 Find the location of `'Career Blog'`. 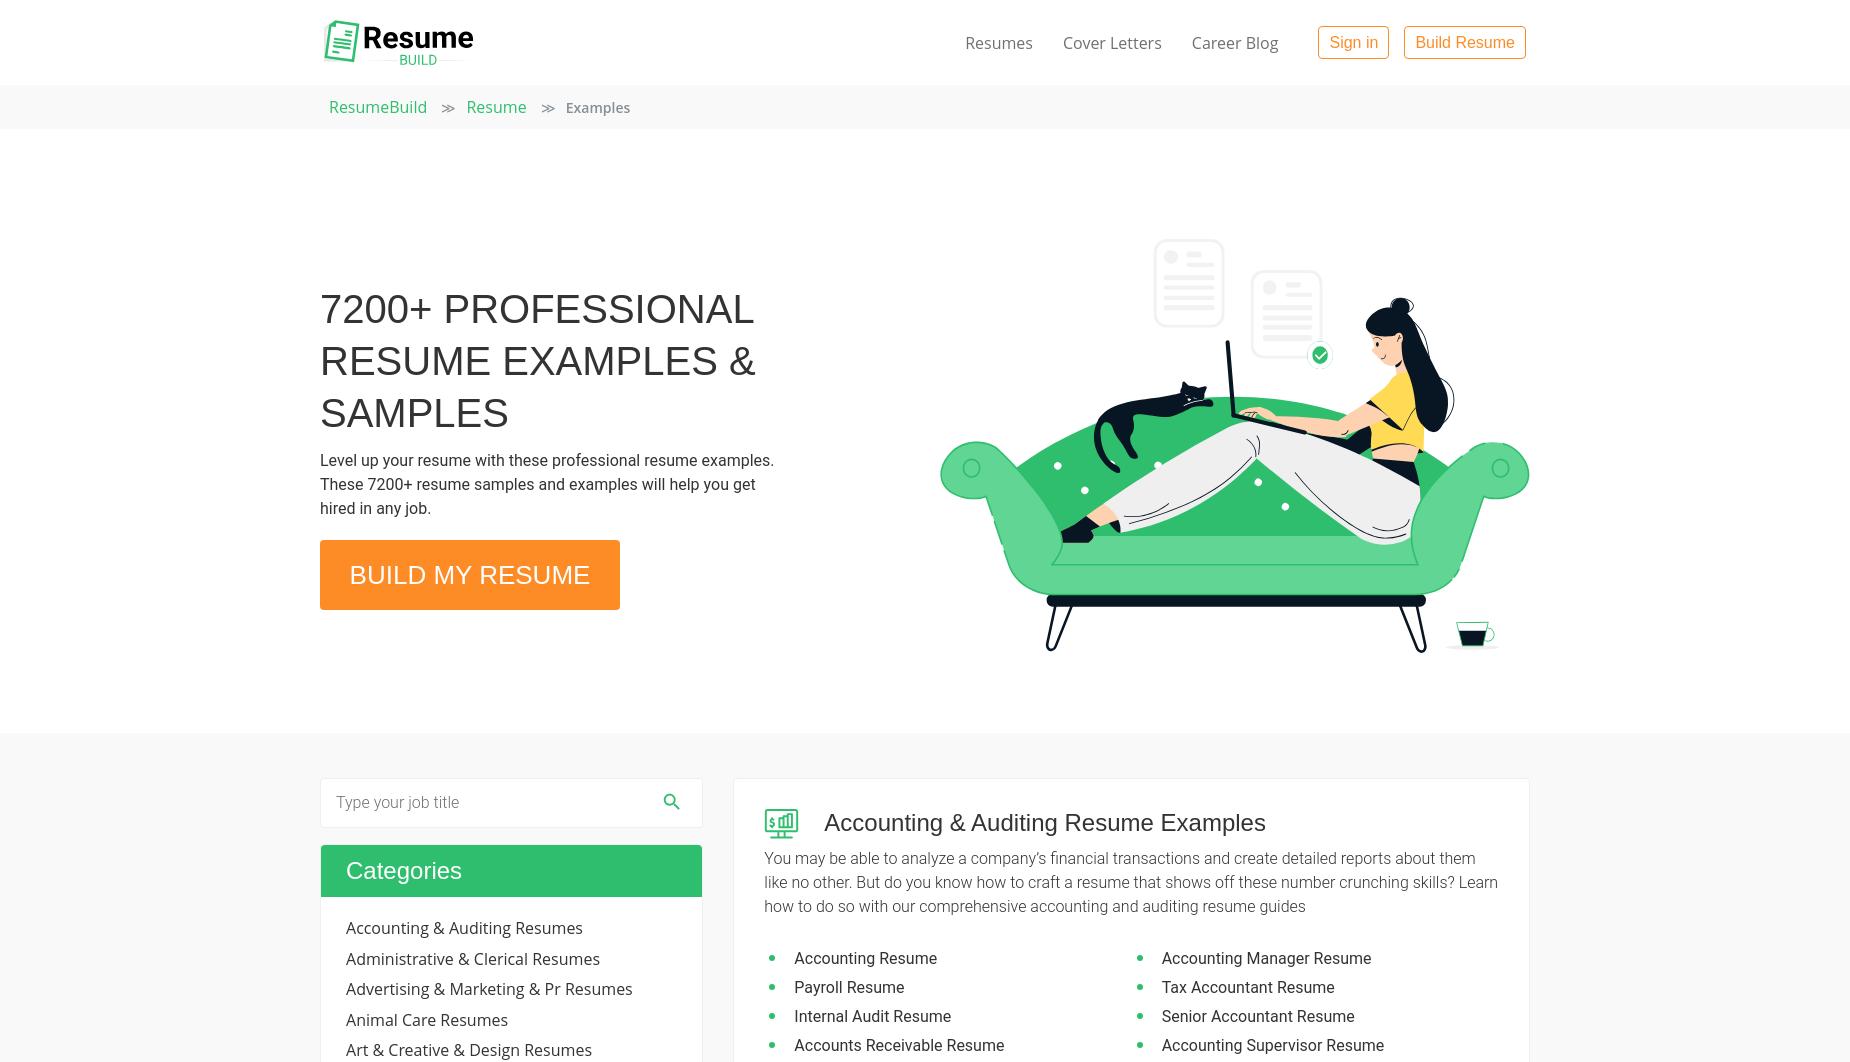

'Career Blog' is located at coordinates (1233, 41).